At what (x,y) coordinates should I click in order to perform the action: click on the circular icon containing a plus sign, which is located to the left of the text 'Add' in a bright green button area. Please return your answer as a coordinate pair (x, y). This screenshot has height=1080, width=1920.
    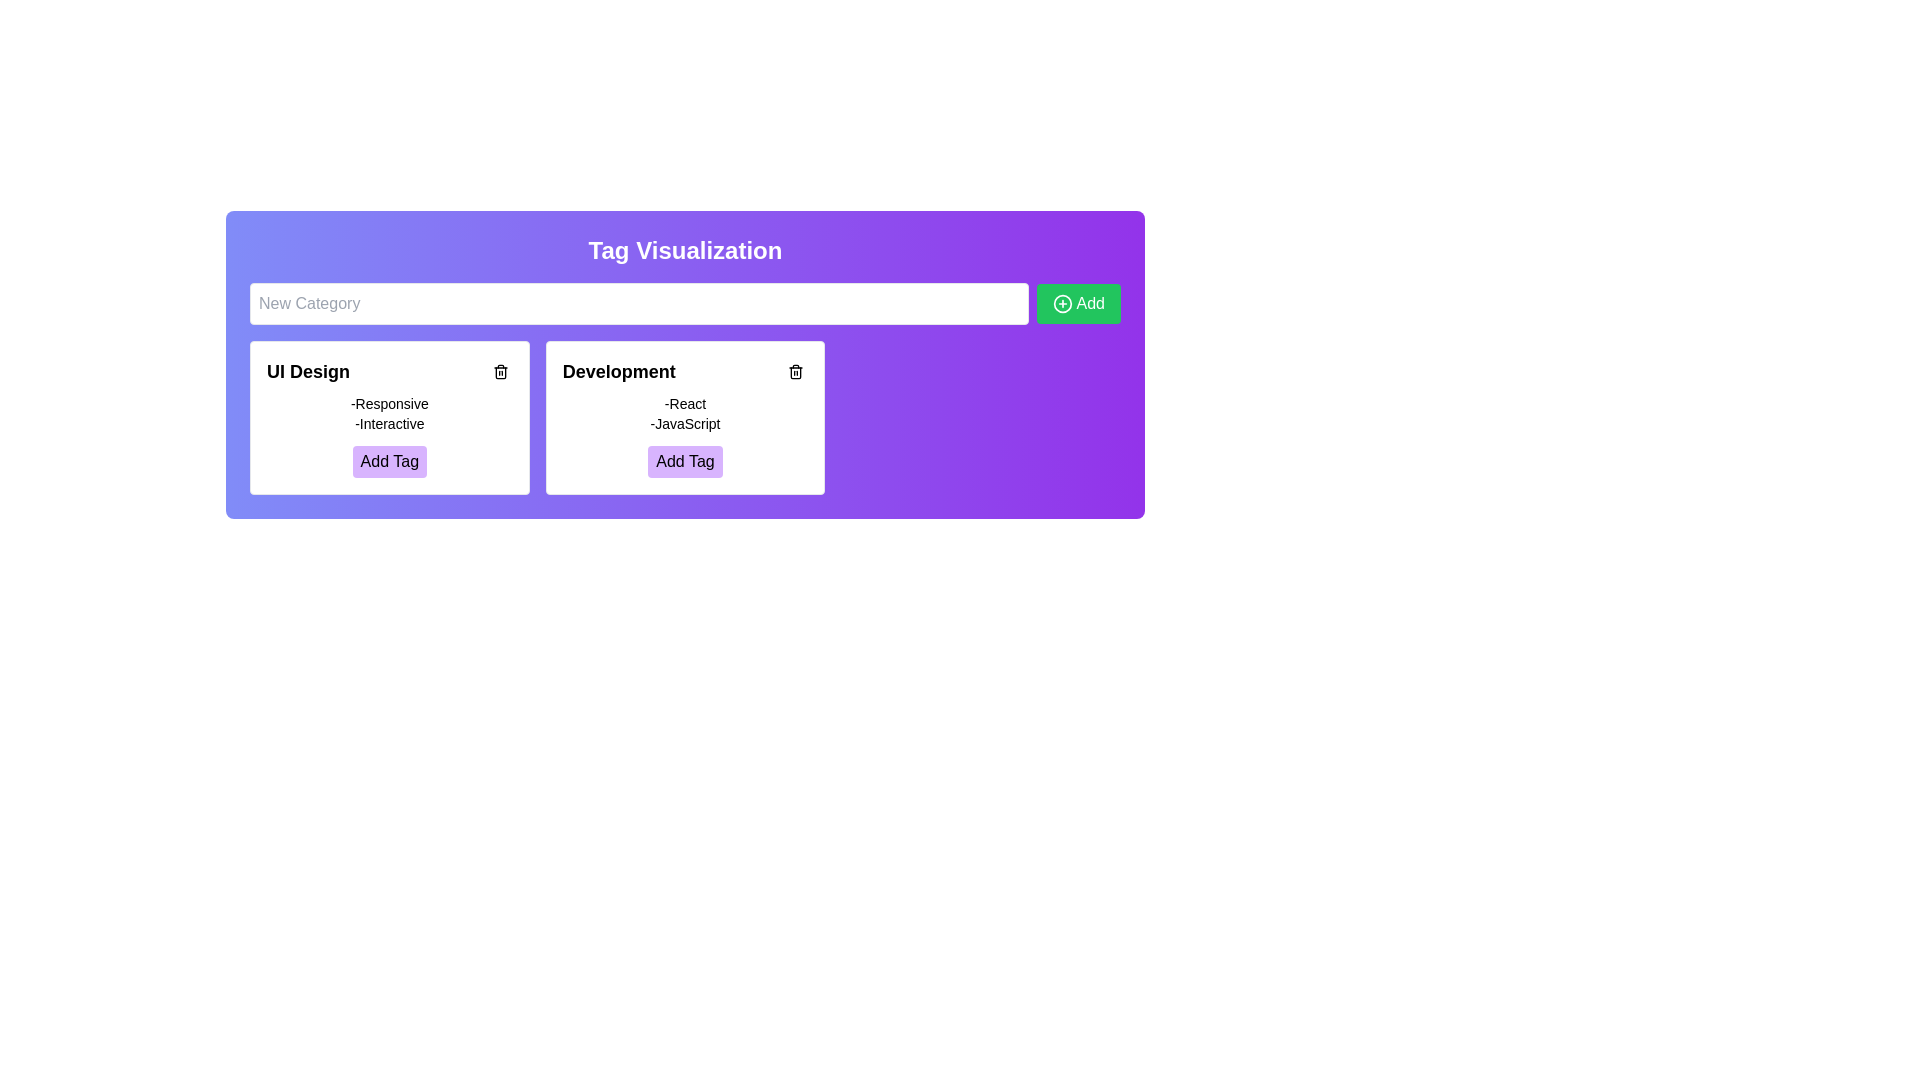
    Looking at the image, I should click on (1061, 304).